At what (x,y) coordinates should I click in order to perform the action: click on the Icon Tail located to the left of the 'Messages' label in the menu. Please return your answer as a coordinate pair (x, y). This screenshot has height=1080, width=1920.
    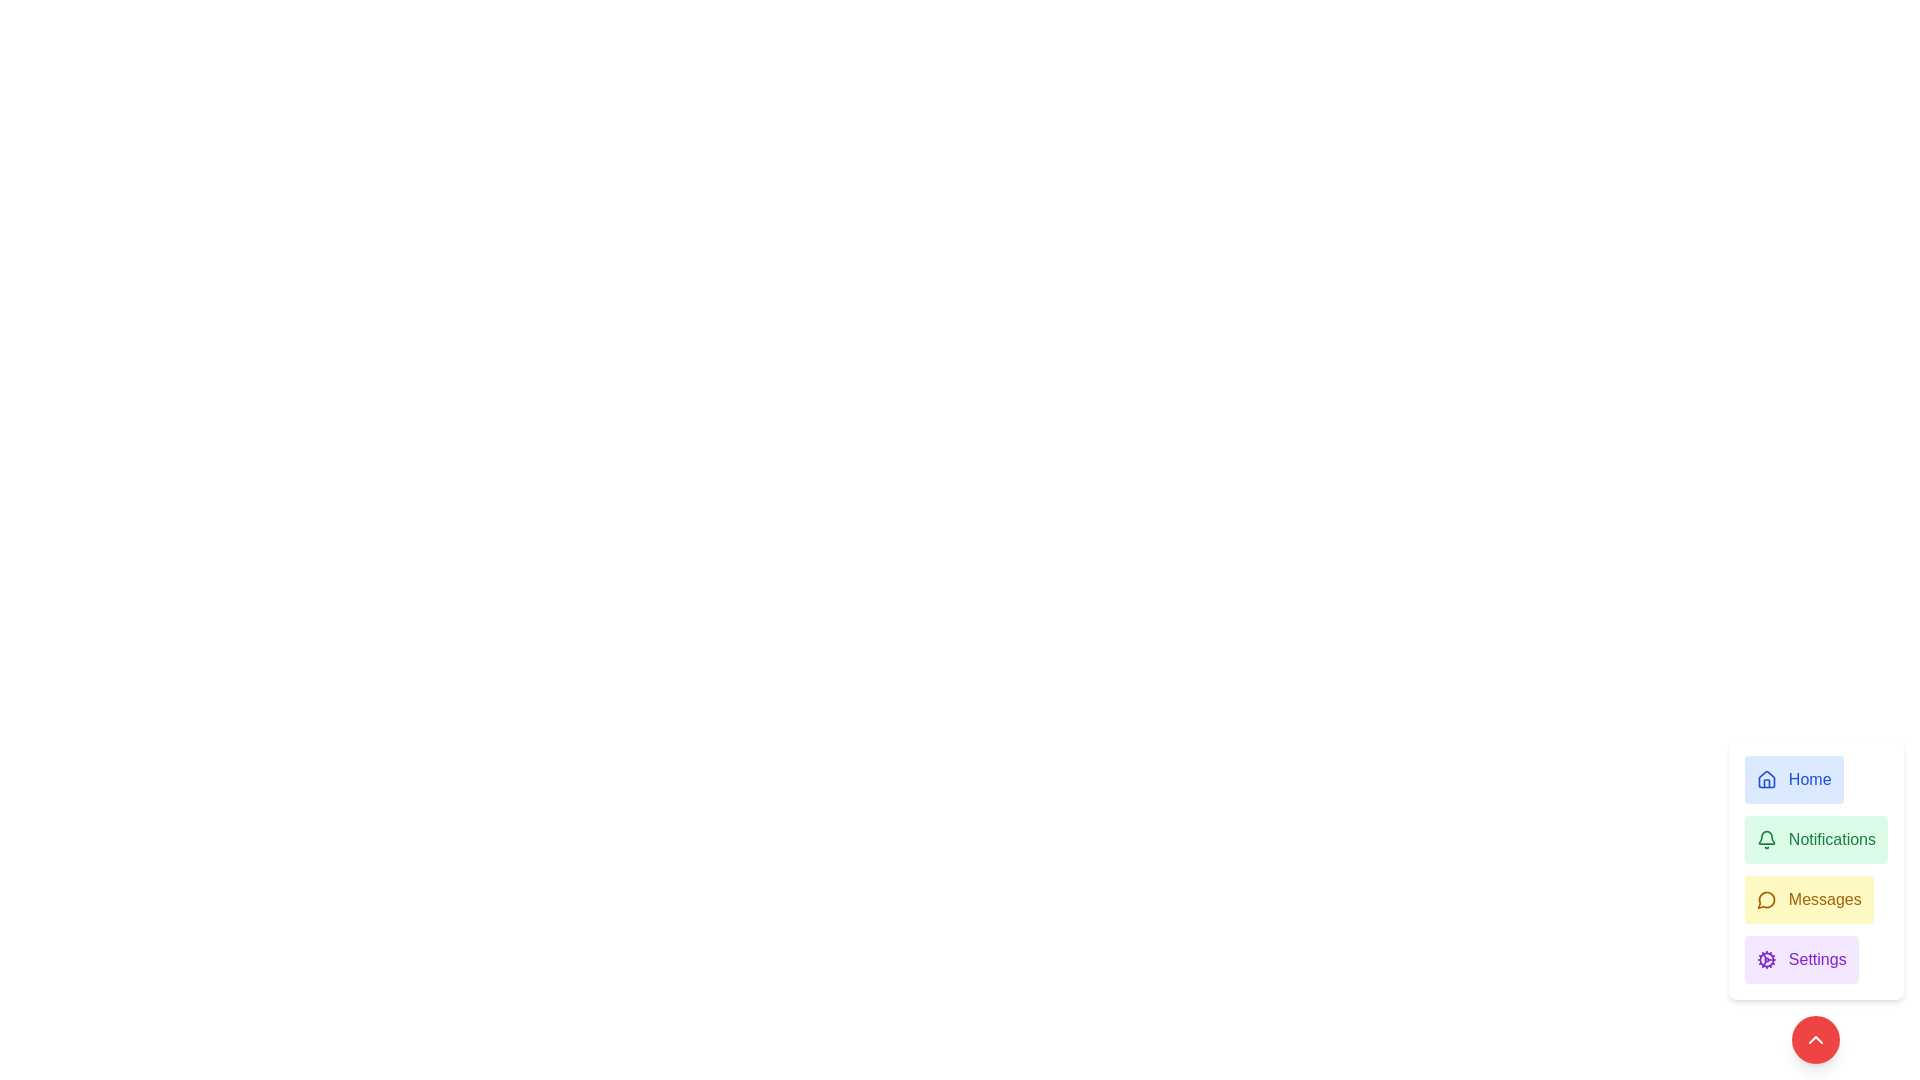
    Looking at the image, I should click on (1766, 900).